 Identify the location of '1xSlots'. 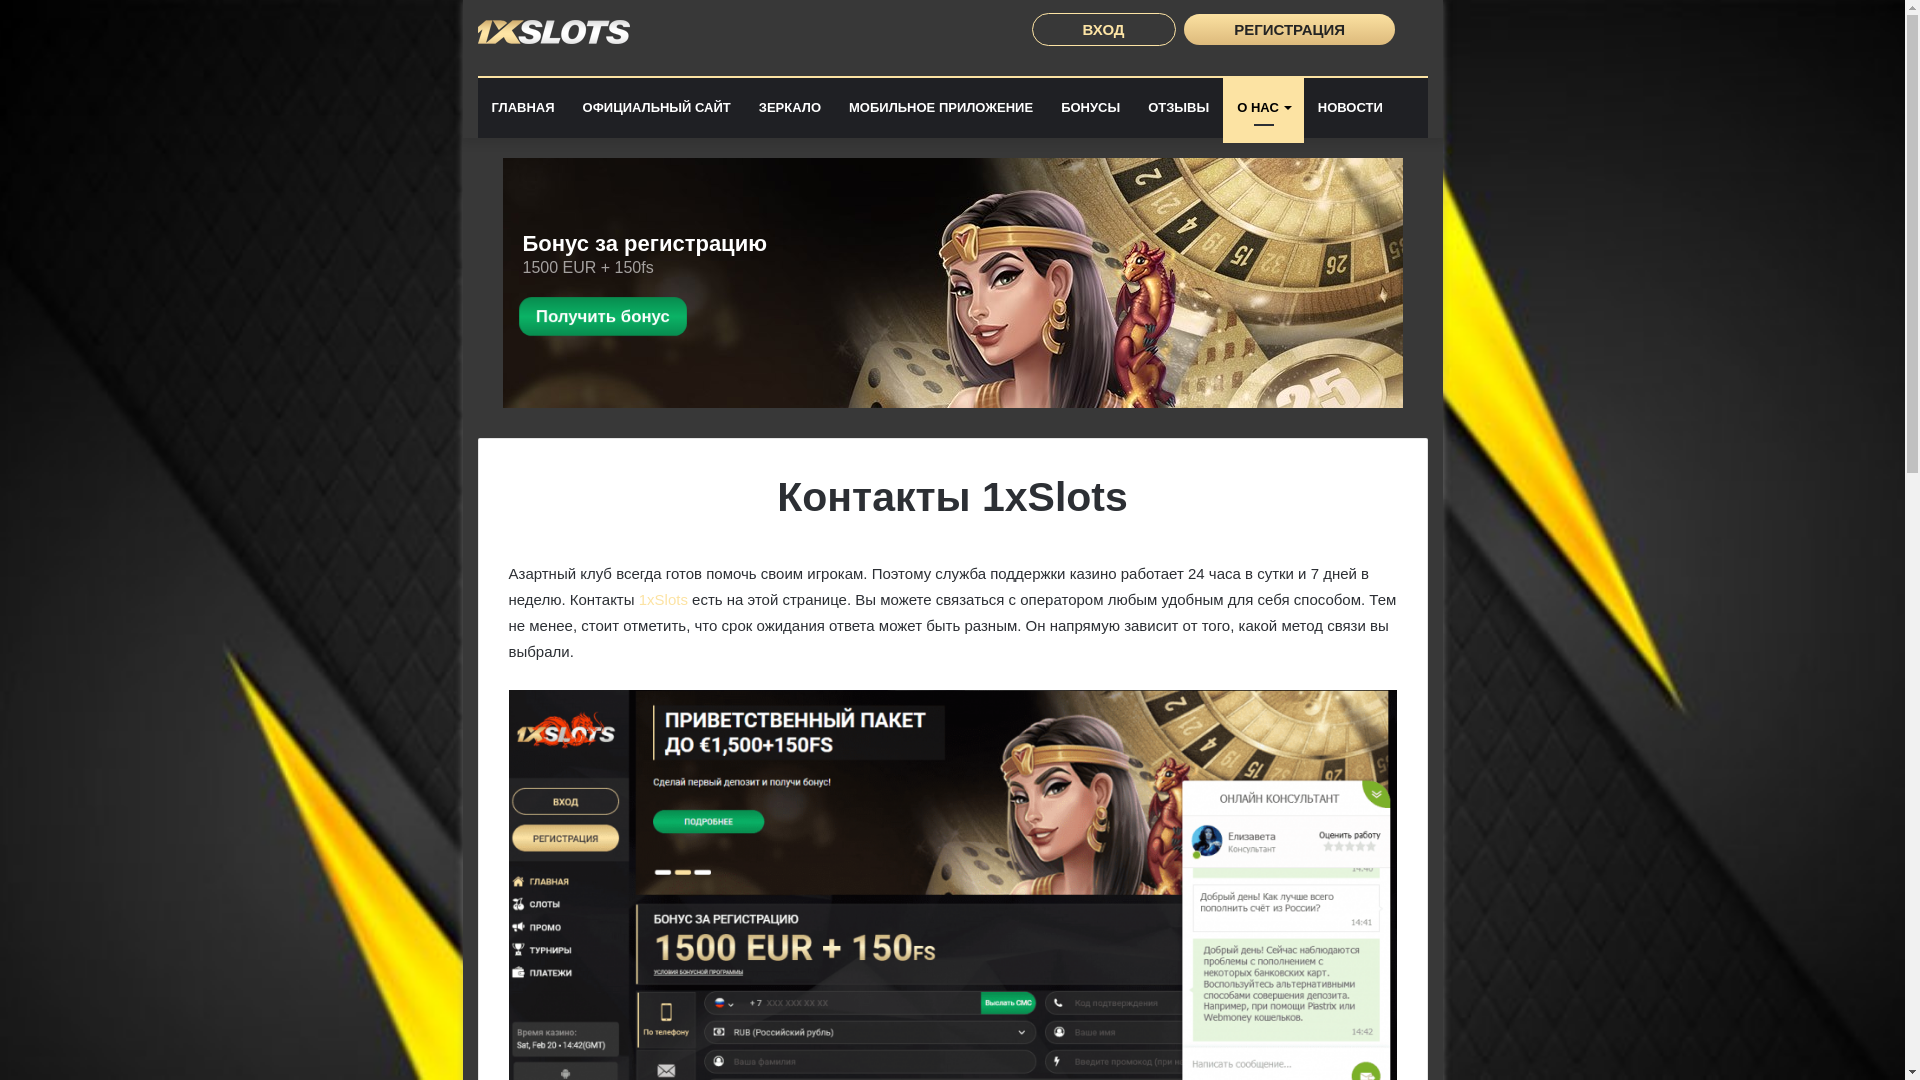
(553, 31).